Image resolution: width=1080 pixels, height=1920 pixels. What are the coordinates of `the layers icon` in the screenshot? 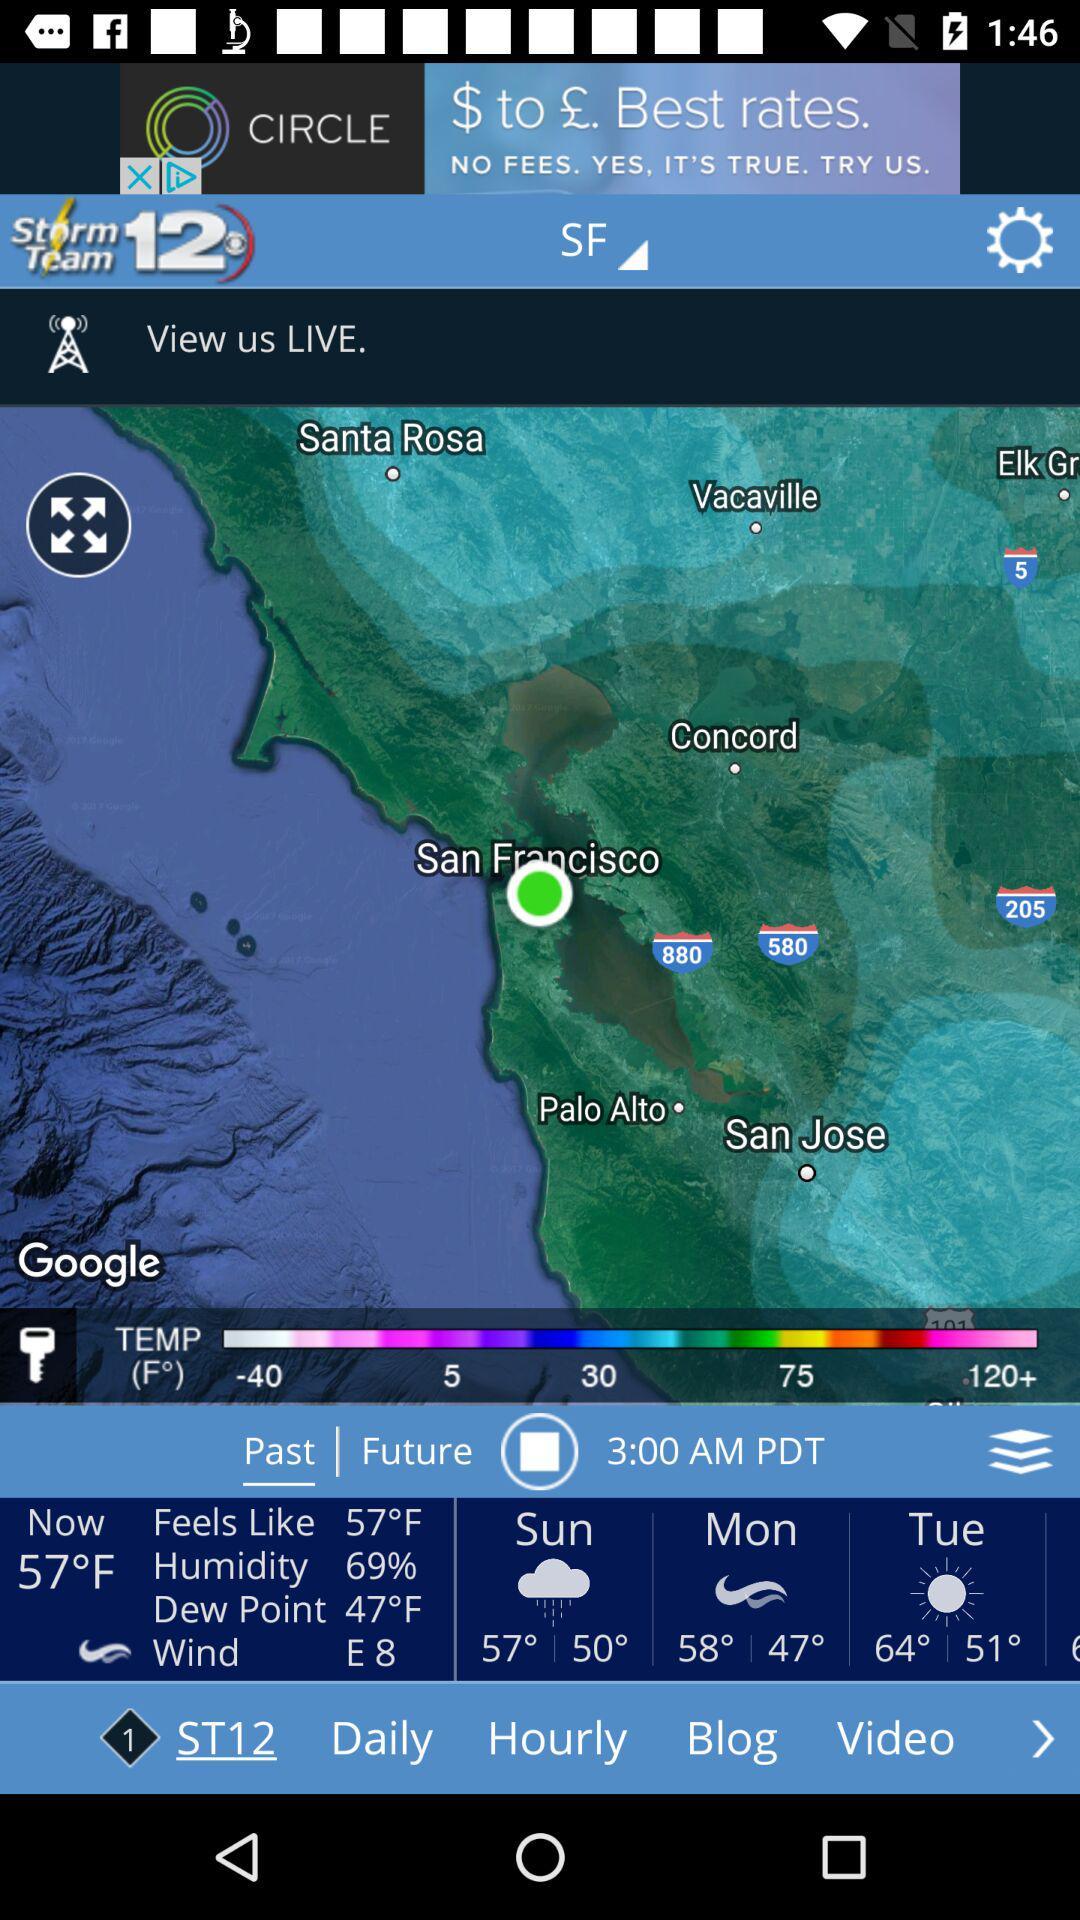 It's located at (1020, 1451).